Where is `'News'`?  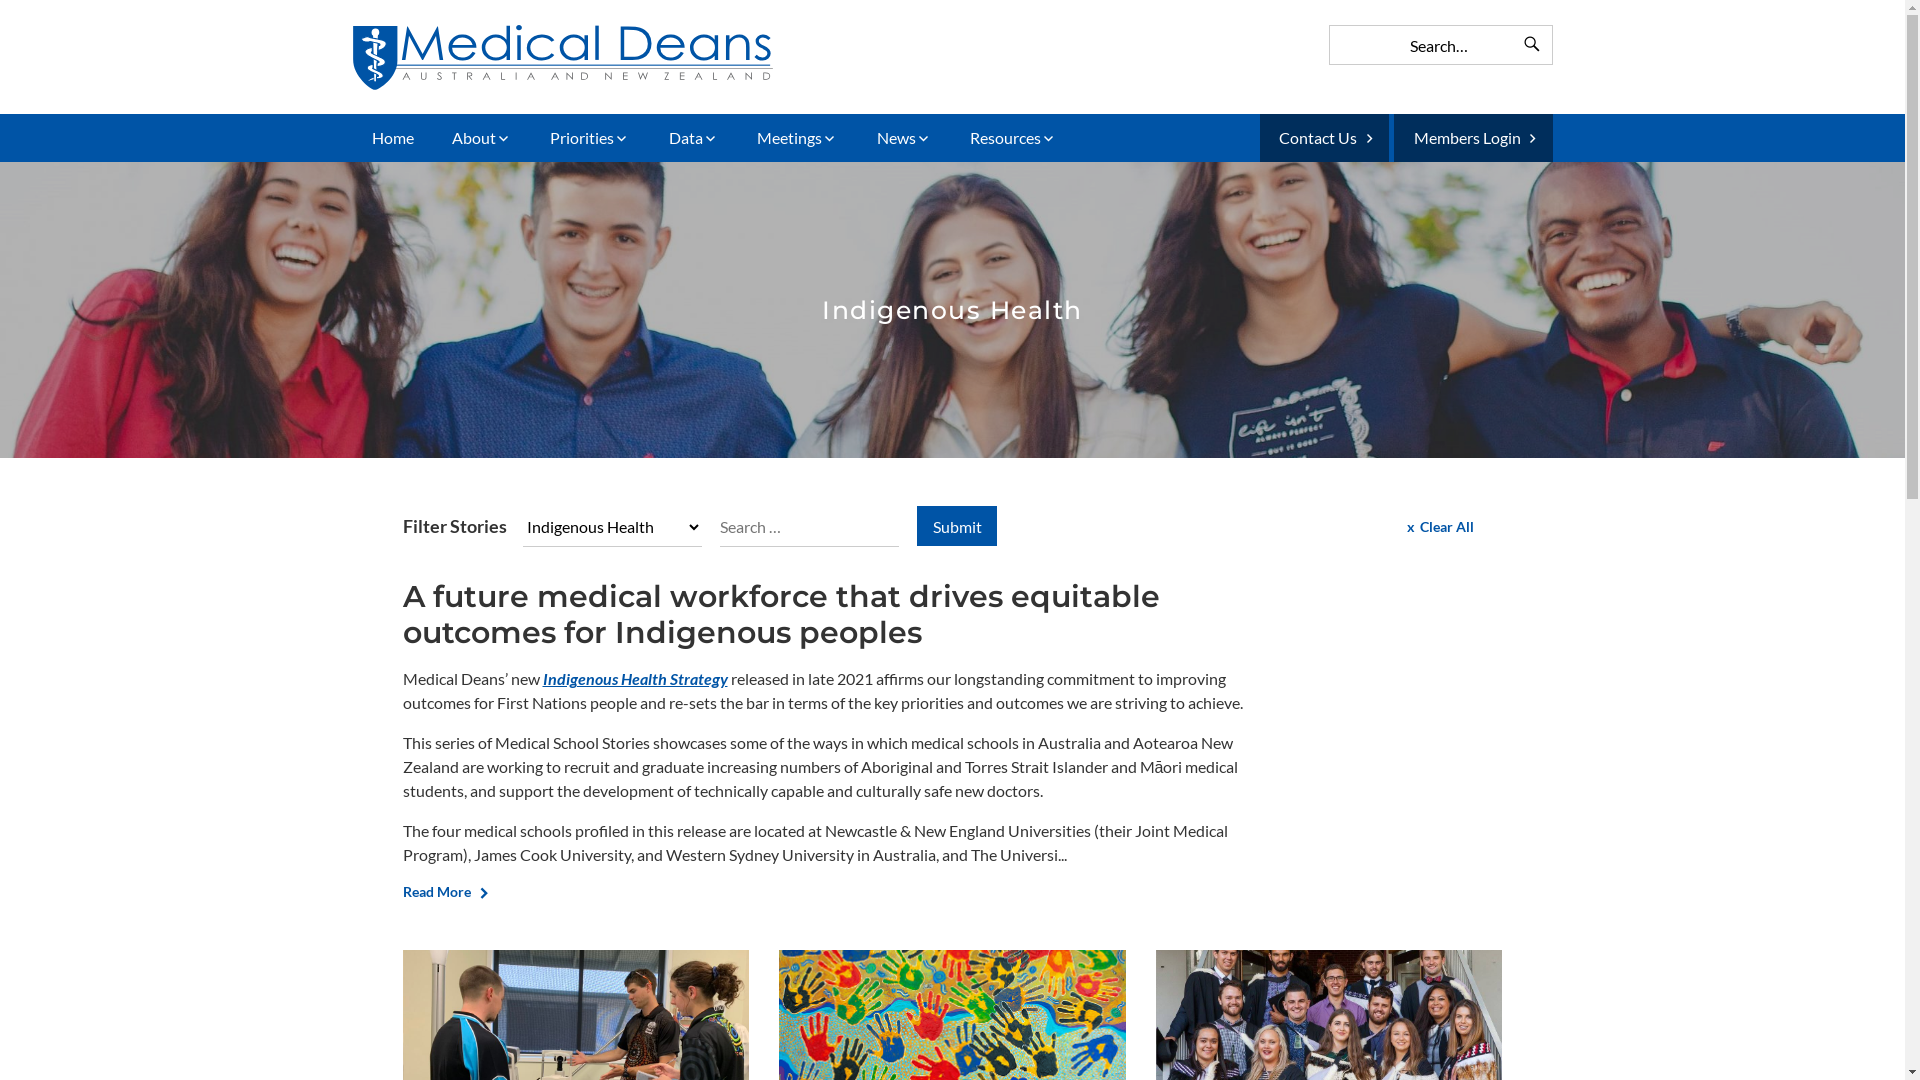
'News' is located at coordinates (902, 137).